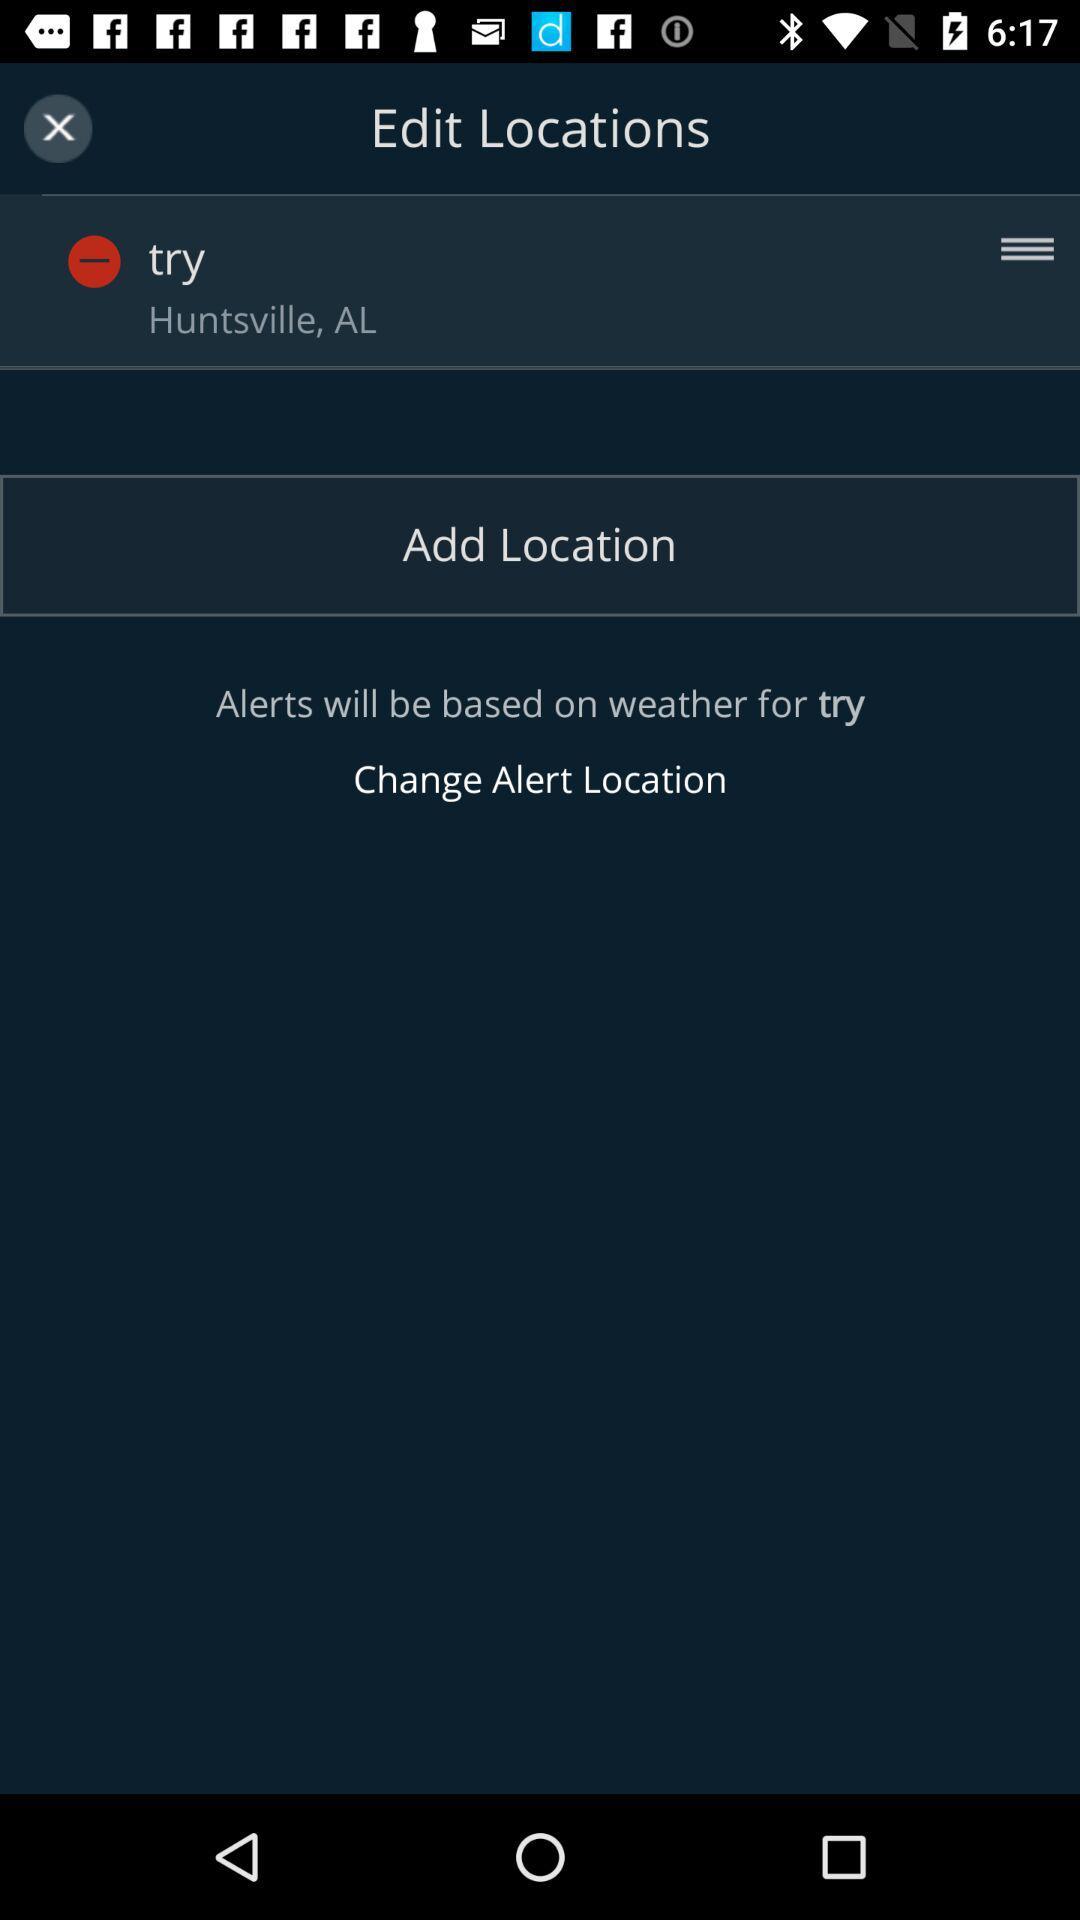  Describe the element at coordinates (57, 127) in the screenshot. I see `the window` at that location.